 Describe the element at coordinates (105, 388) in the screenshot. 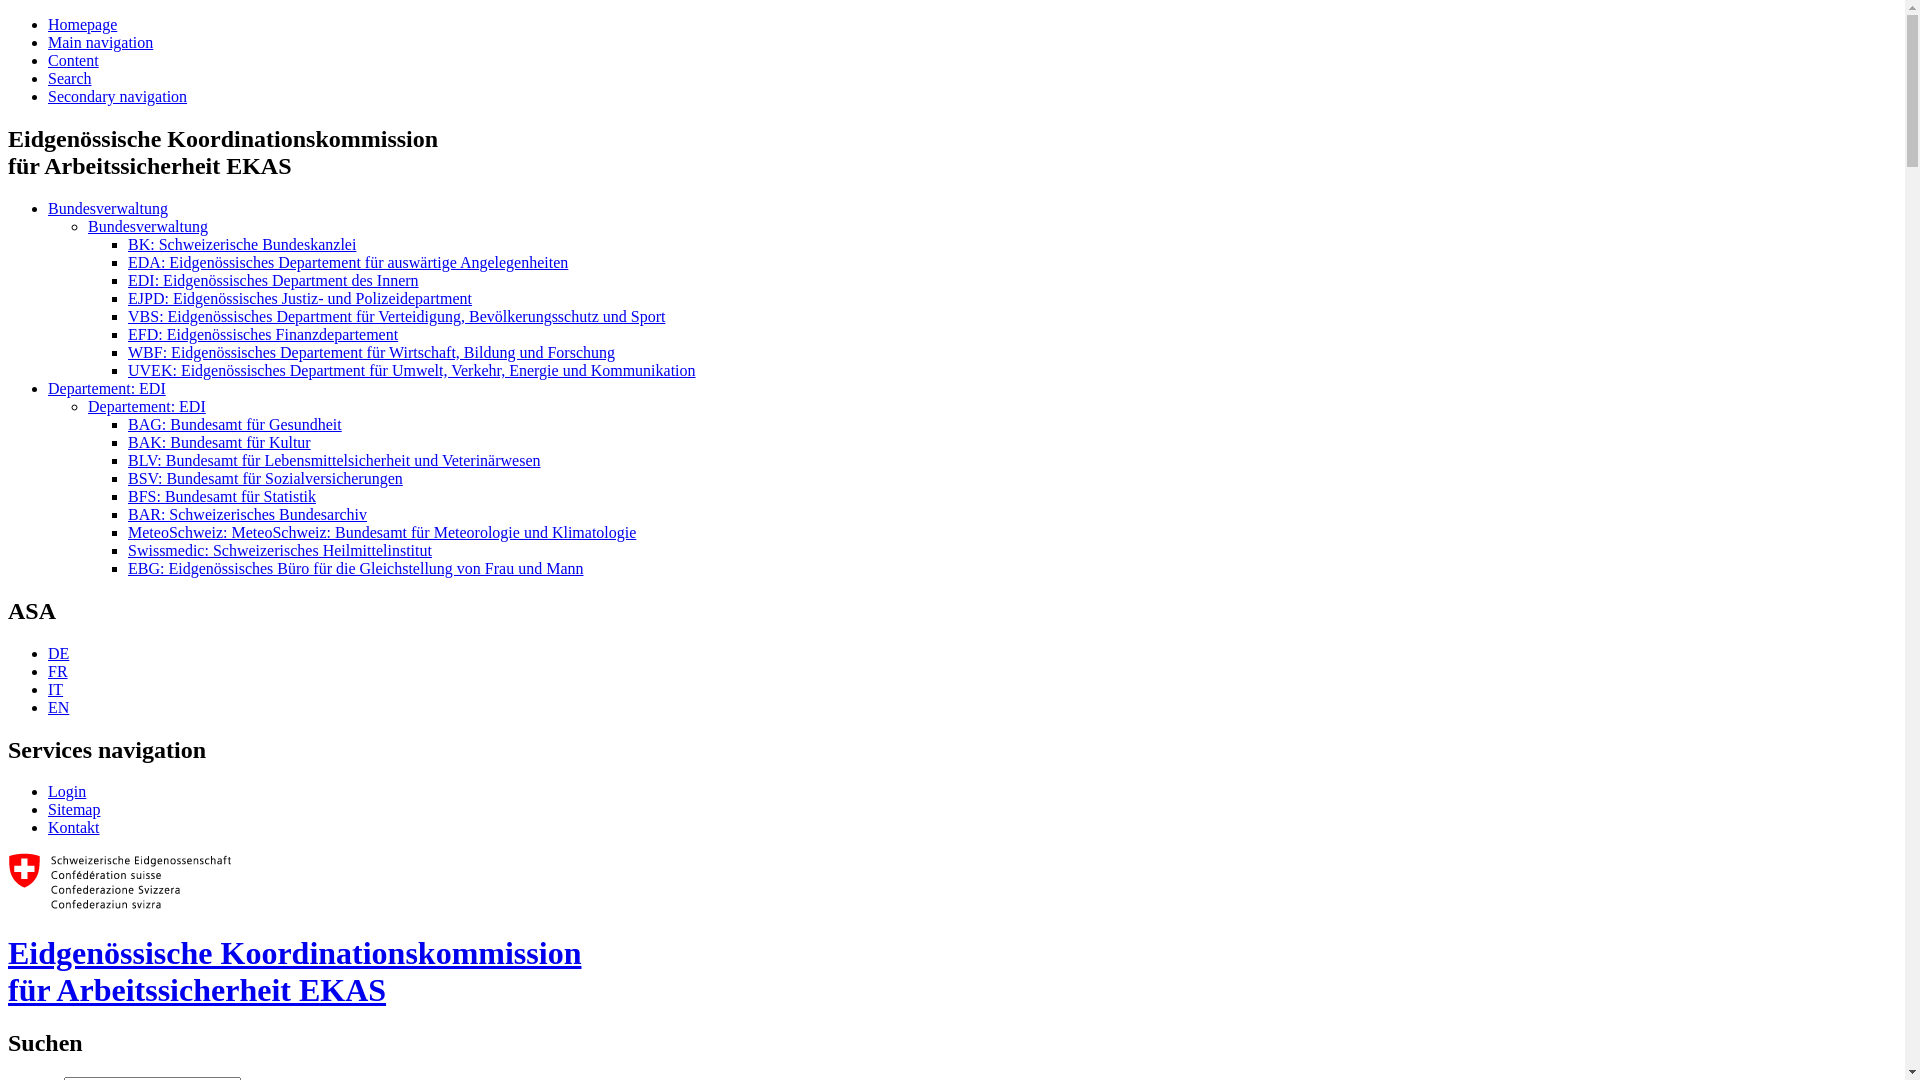

I see `'Departement: EDI'` at that location.